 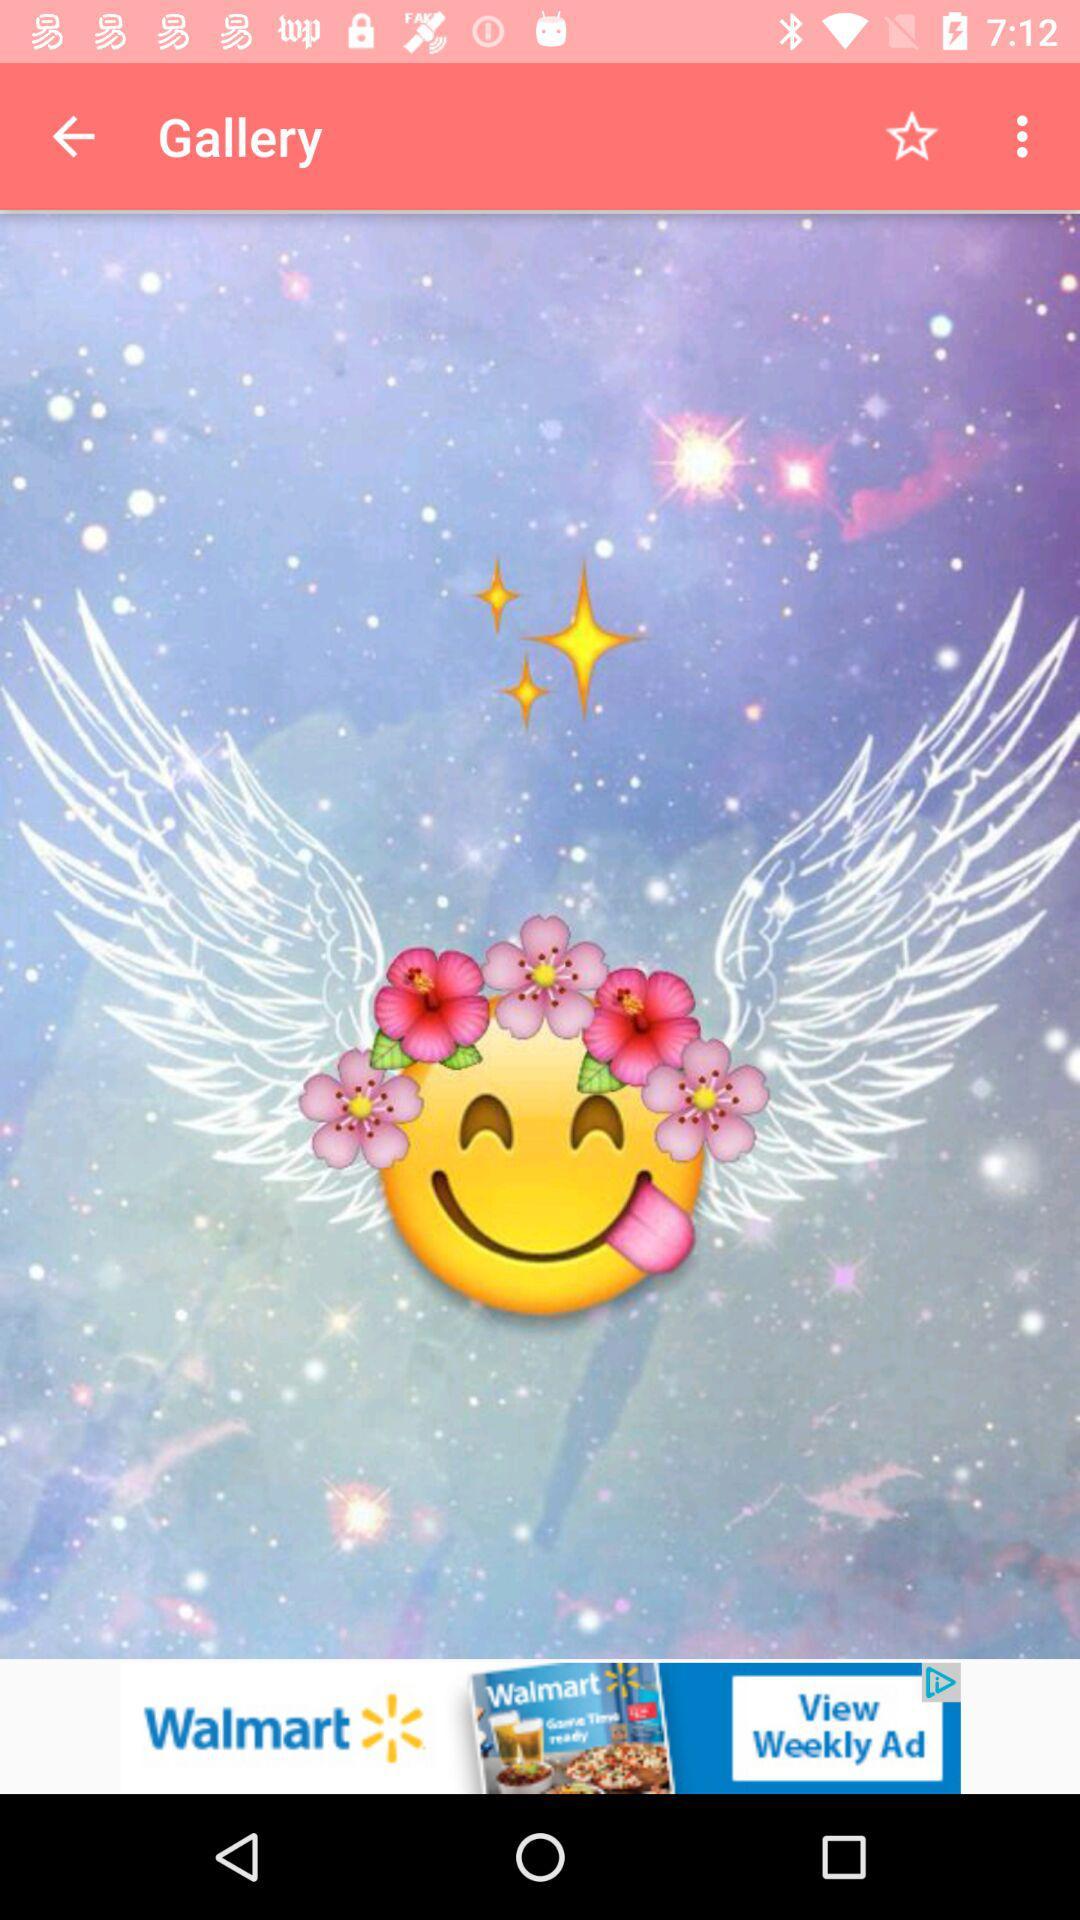 What do you see at coordinates (540, 1727) in the screenshot?
I see `advertisement page` at bounding box center [540, 1727].